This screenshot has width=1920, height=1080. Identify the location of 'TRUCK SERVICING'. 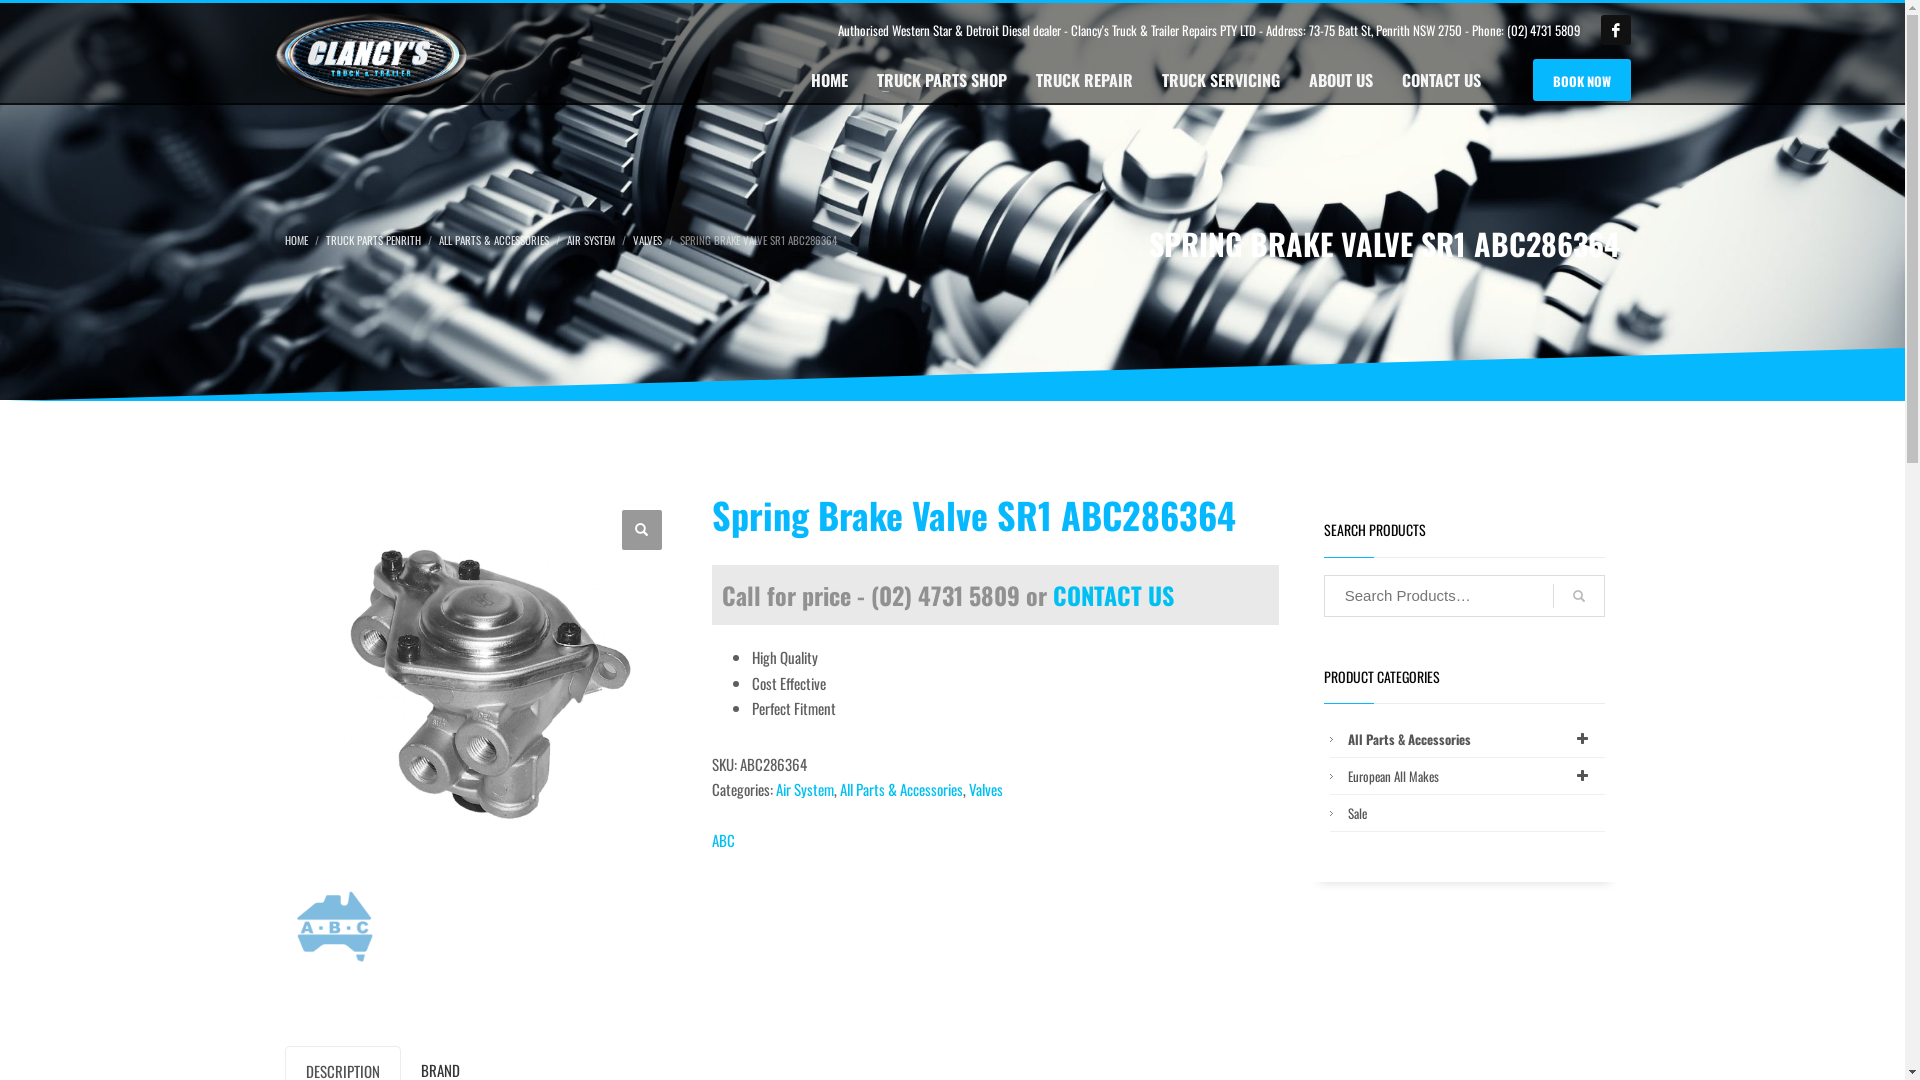
(1219, 79).